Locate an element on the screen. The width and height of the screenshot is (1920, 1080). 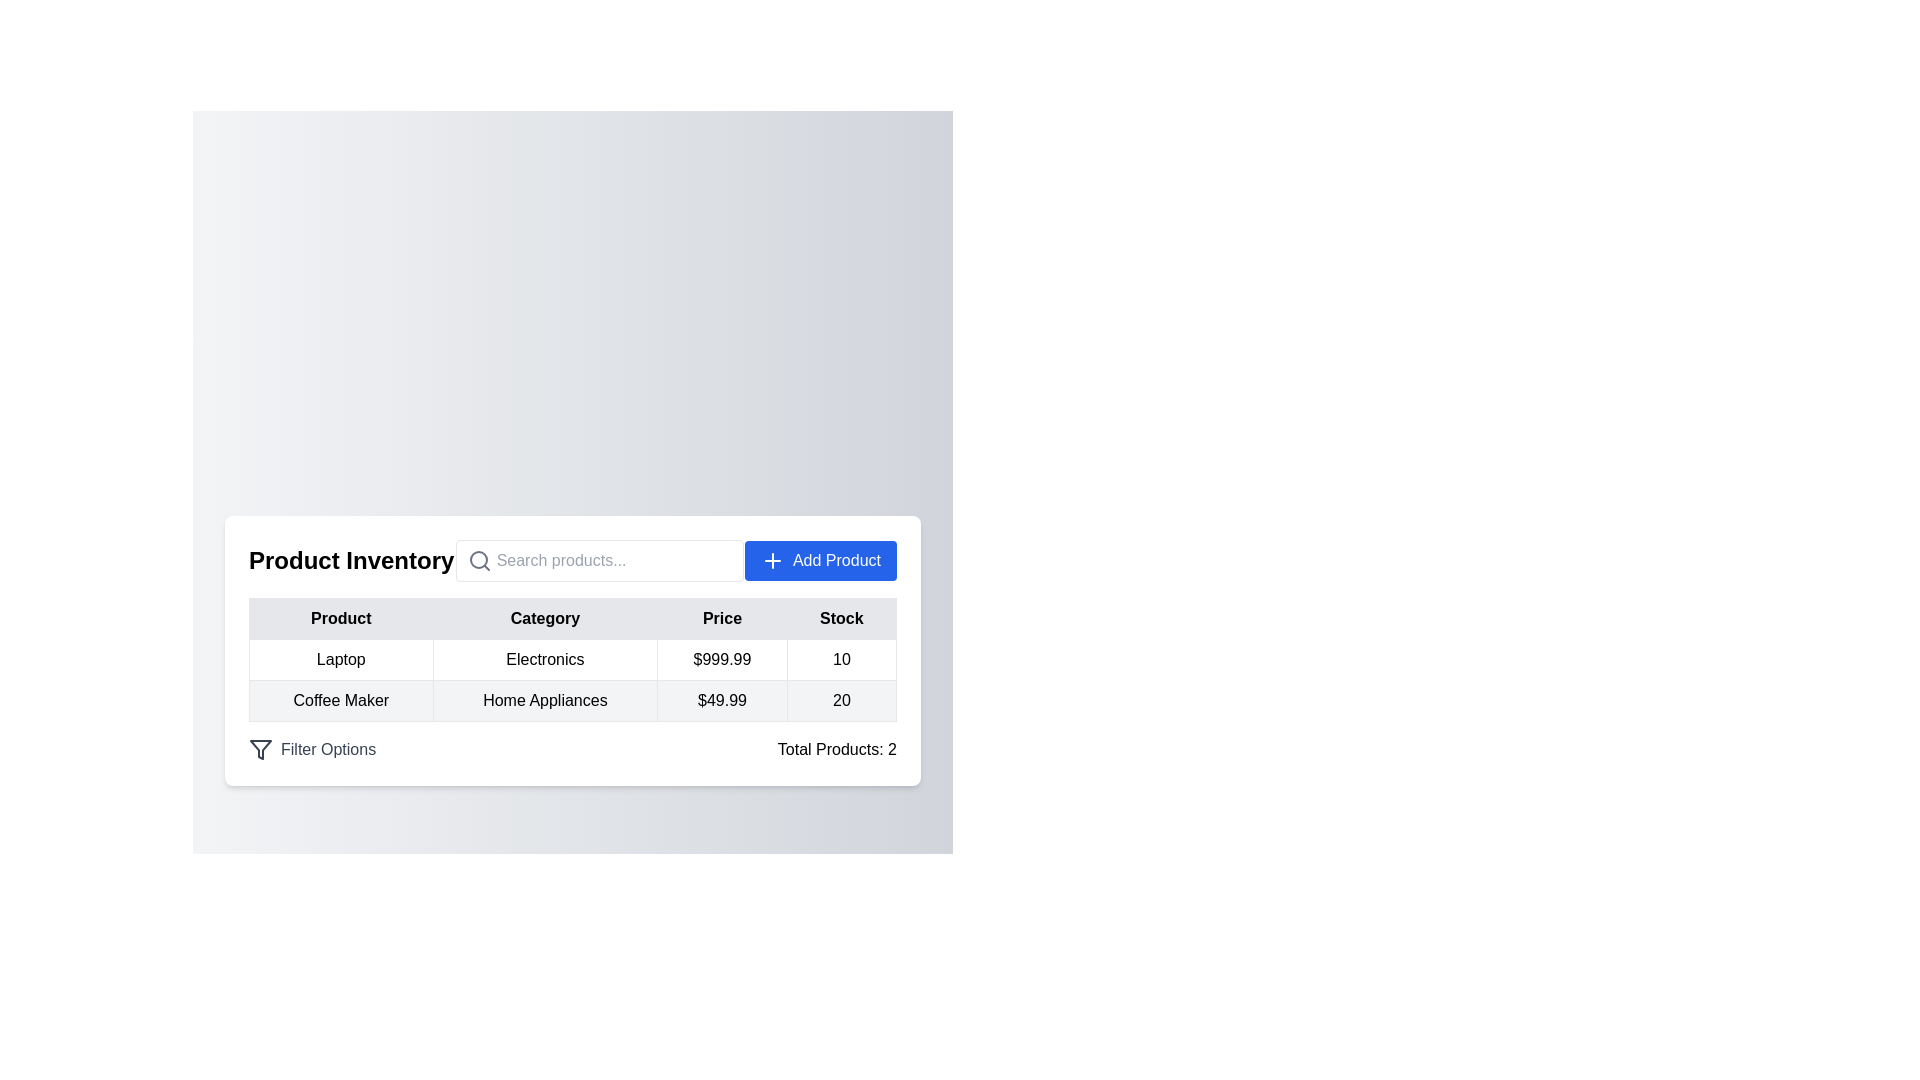
the search icon located in the header bar, which spans the full width below the title 'Product Inventory' is located at coordinates (571, 560).